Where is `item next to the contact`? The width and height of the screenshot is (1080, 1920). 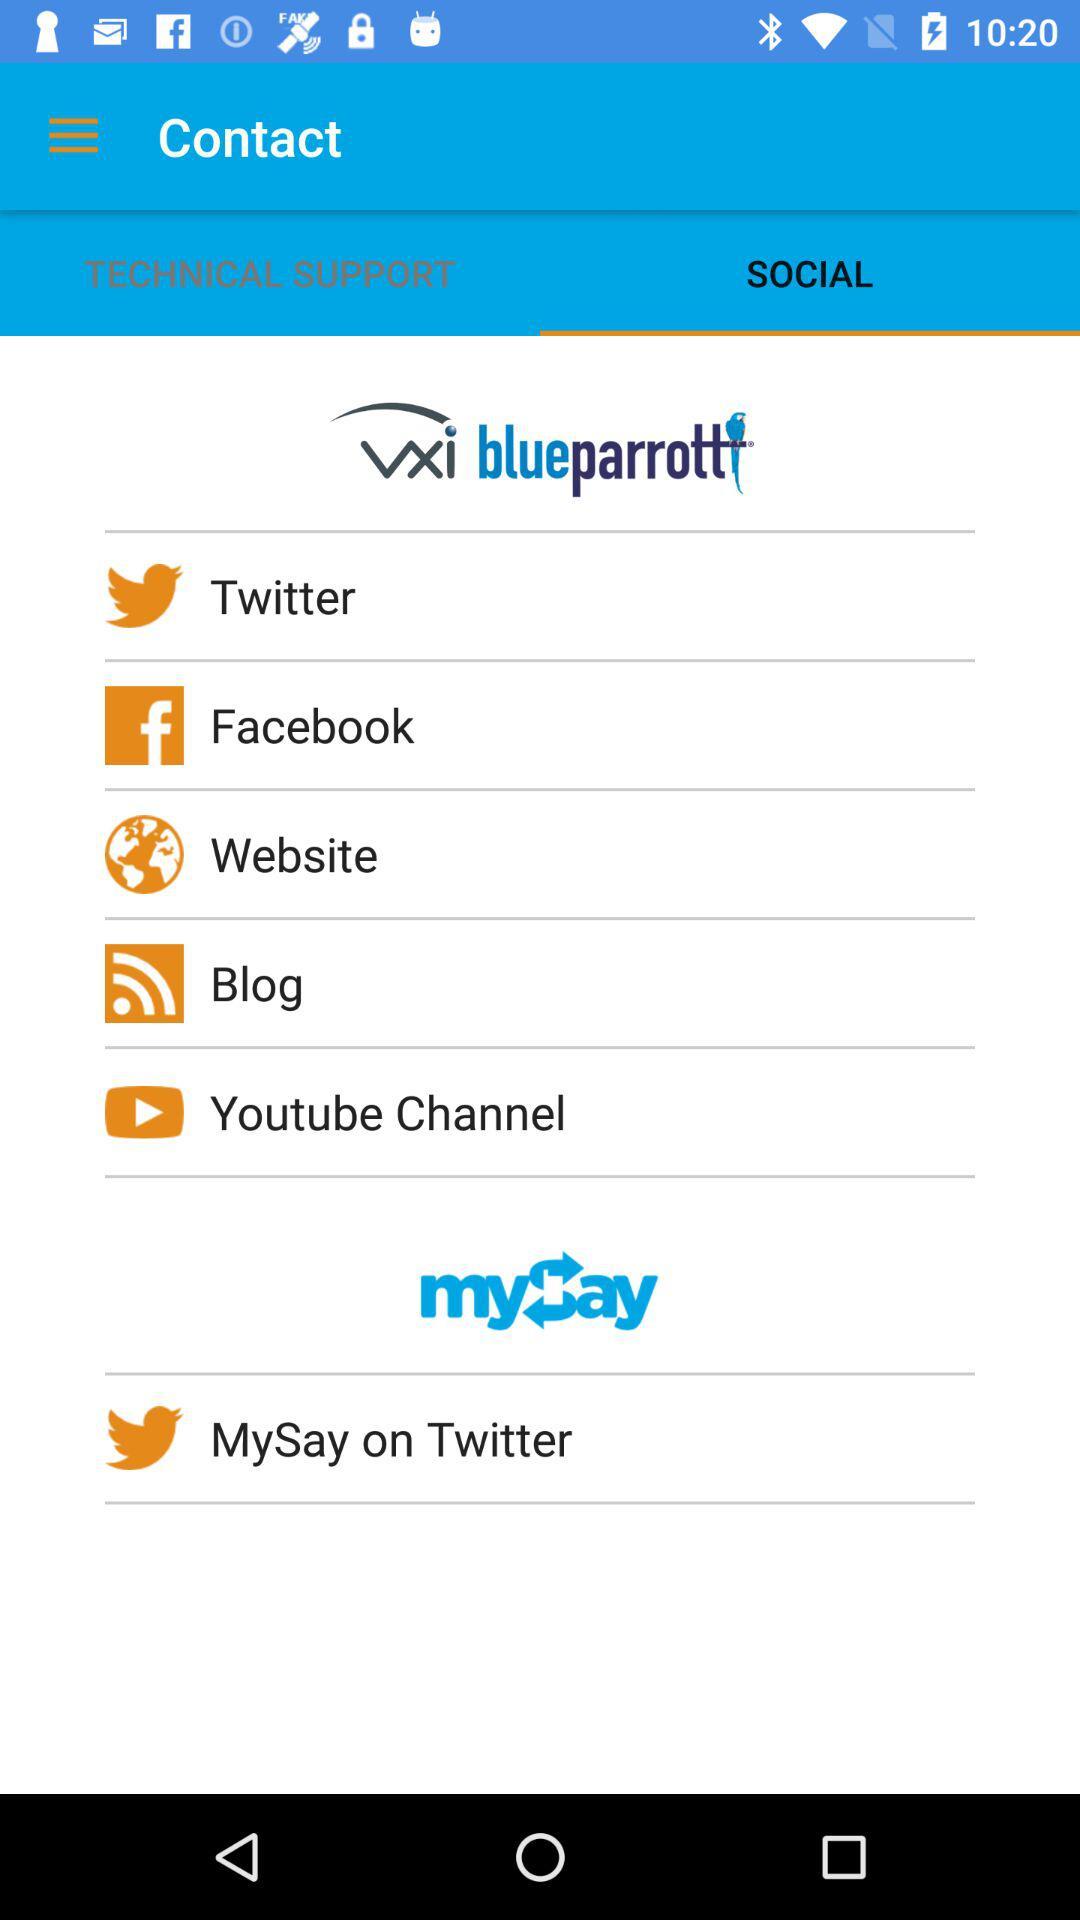 item next to the contact is located at coordinates (72, 135).